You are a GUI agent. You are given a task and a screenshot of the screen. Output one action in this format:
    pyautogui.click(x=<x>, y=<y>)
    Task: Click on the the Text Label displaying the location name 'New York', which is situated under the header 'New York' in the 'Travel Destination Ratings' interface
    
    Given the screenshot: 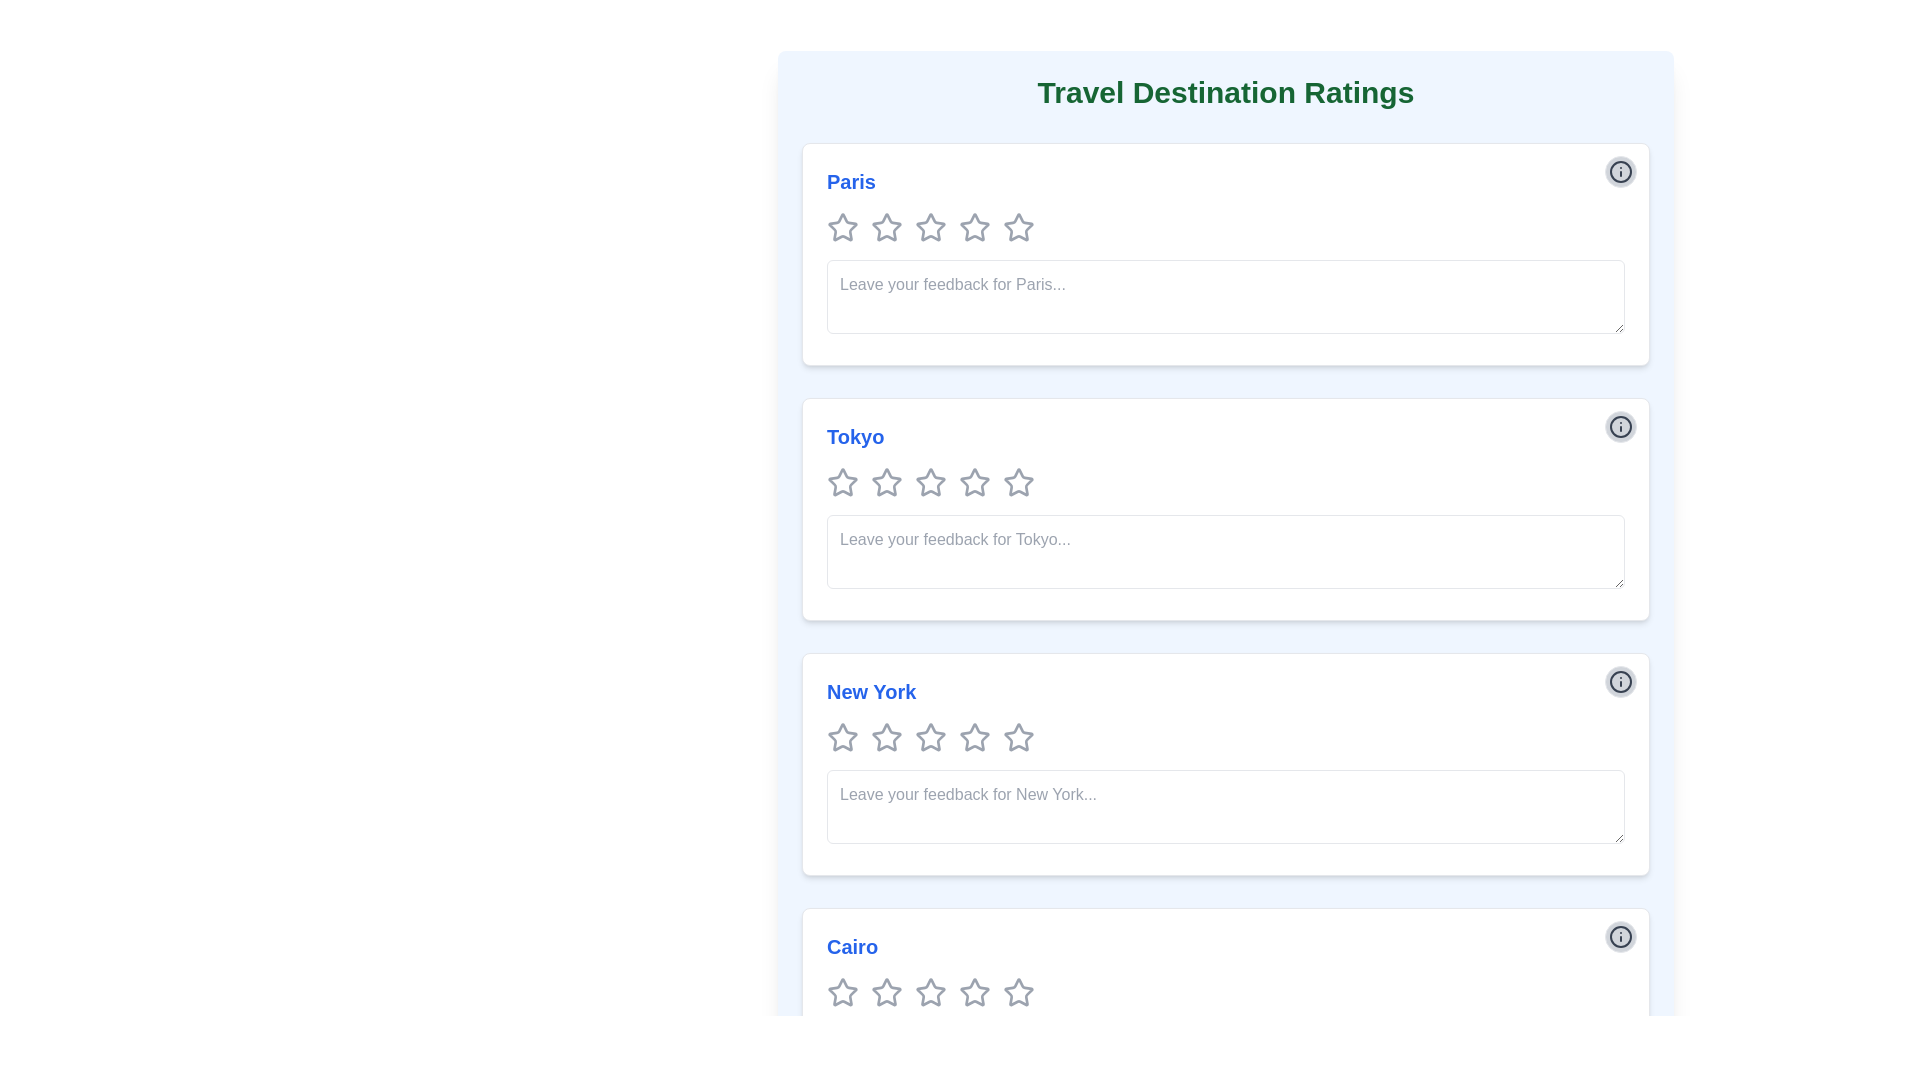 What is the action you would take?
    pyautogui.click(x=871, y=690)
    